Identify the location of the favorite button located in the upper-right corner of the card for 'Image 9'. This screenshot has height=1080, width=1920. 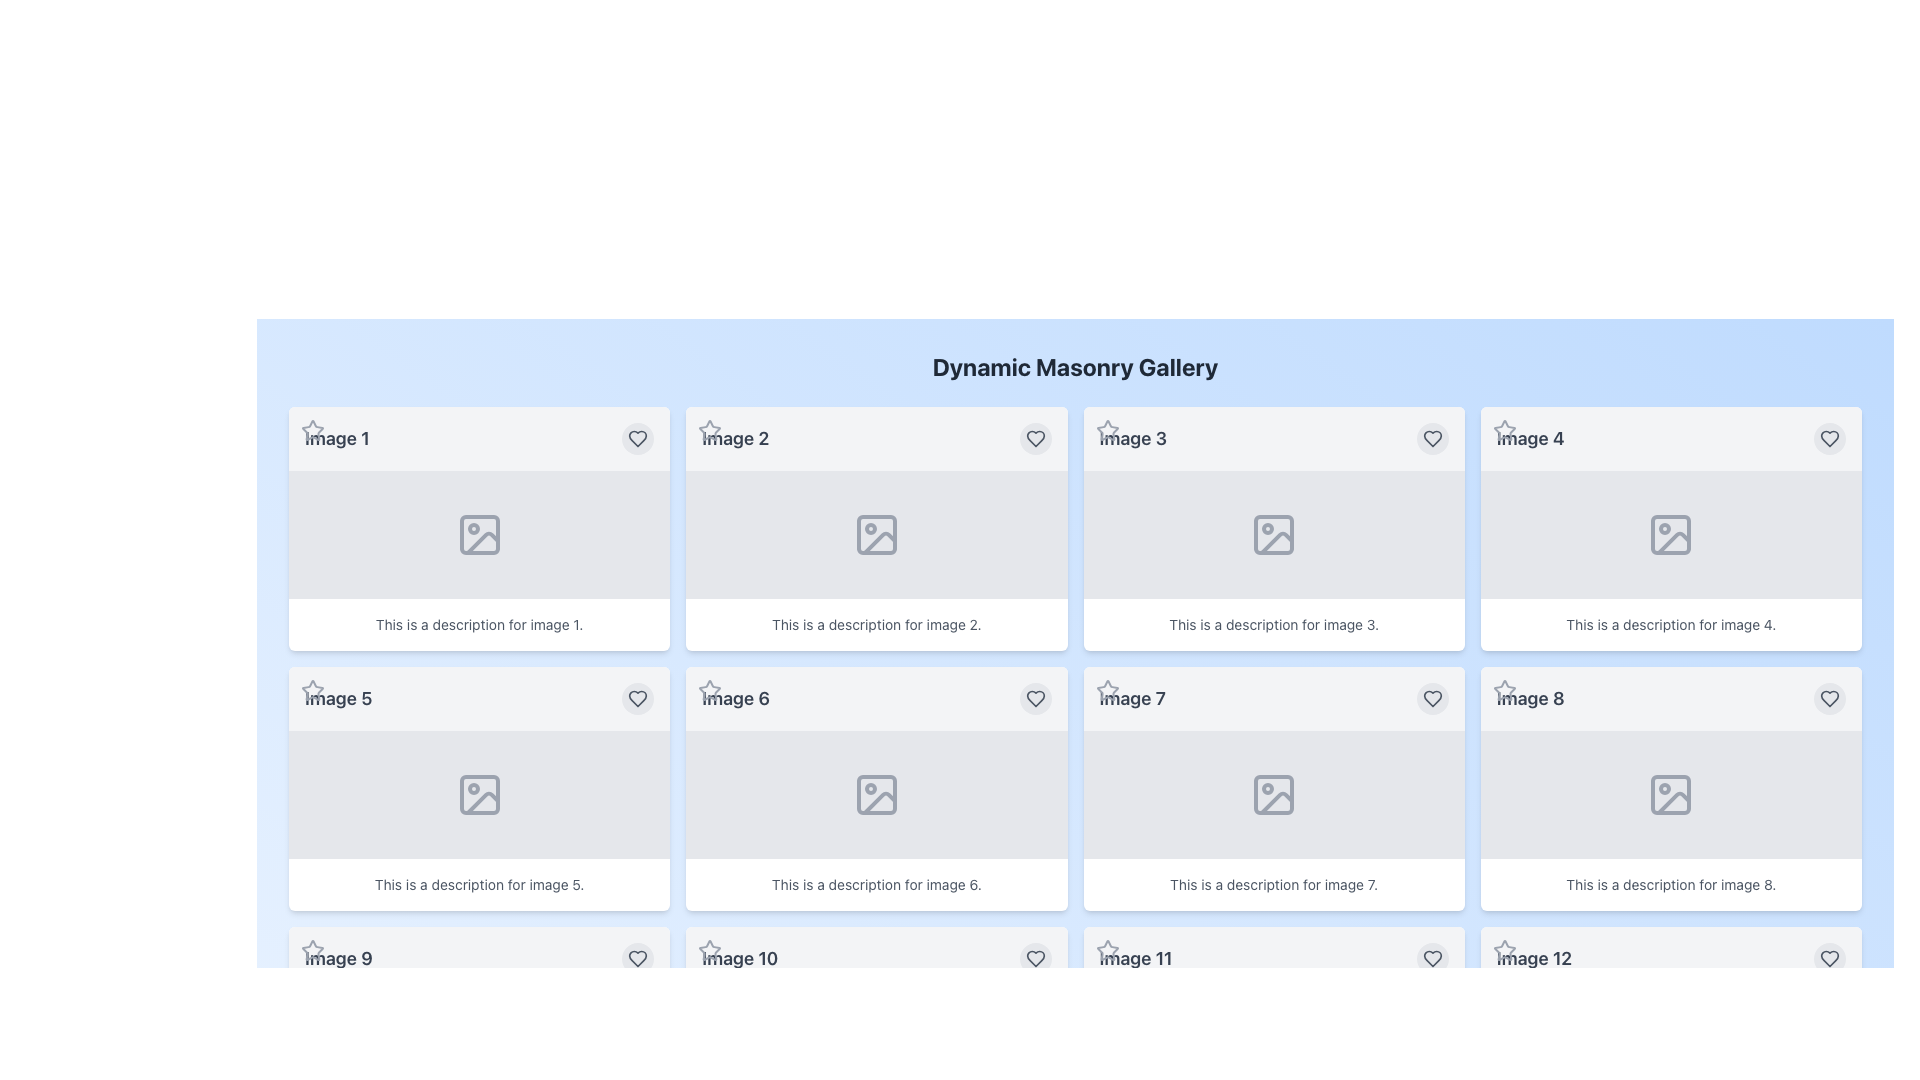
(637, 958).